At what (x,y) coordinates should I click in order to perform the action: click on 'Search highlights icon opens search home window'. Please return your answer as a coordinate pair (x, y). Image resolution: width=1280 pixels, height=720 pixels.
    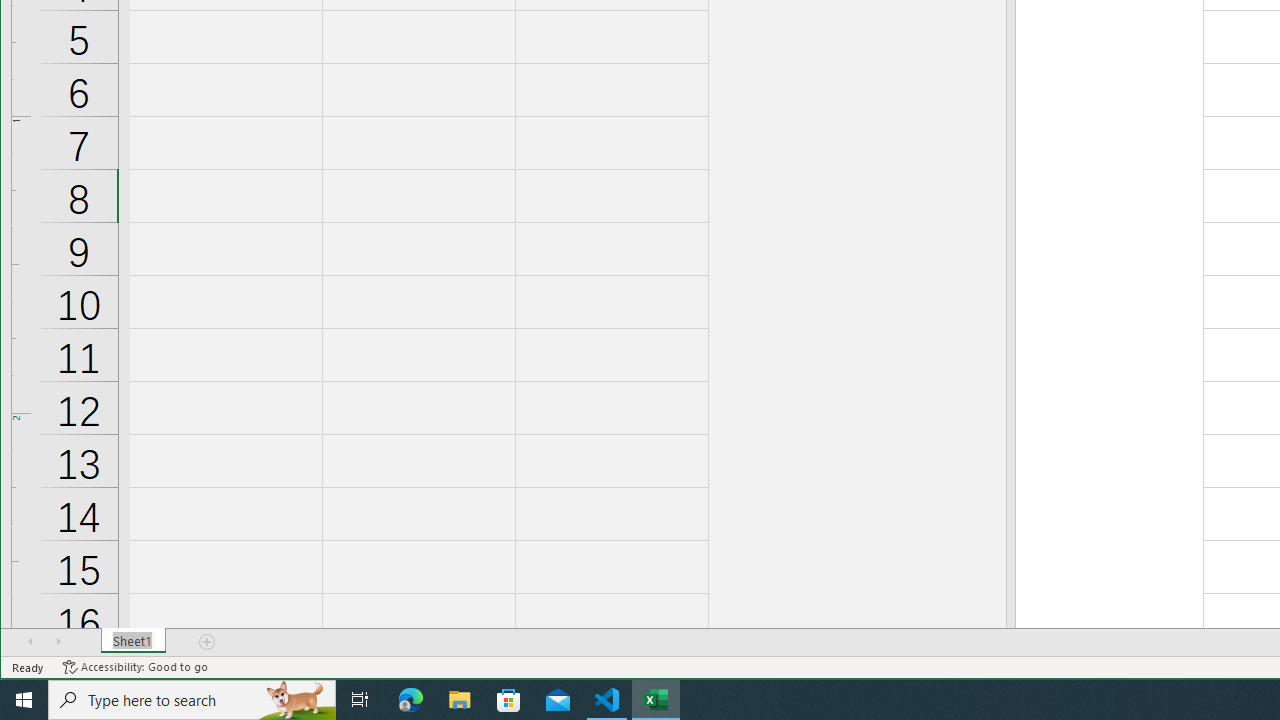
    Looking at the image, I should click on (294, 698).